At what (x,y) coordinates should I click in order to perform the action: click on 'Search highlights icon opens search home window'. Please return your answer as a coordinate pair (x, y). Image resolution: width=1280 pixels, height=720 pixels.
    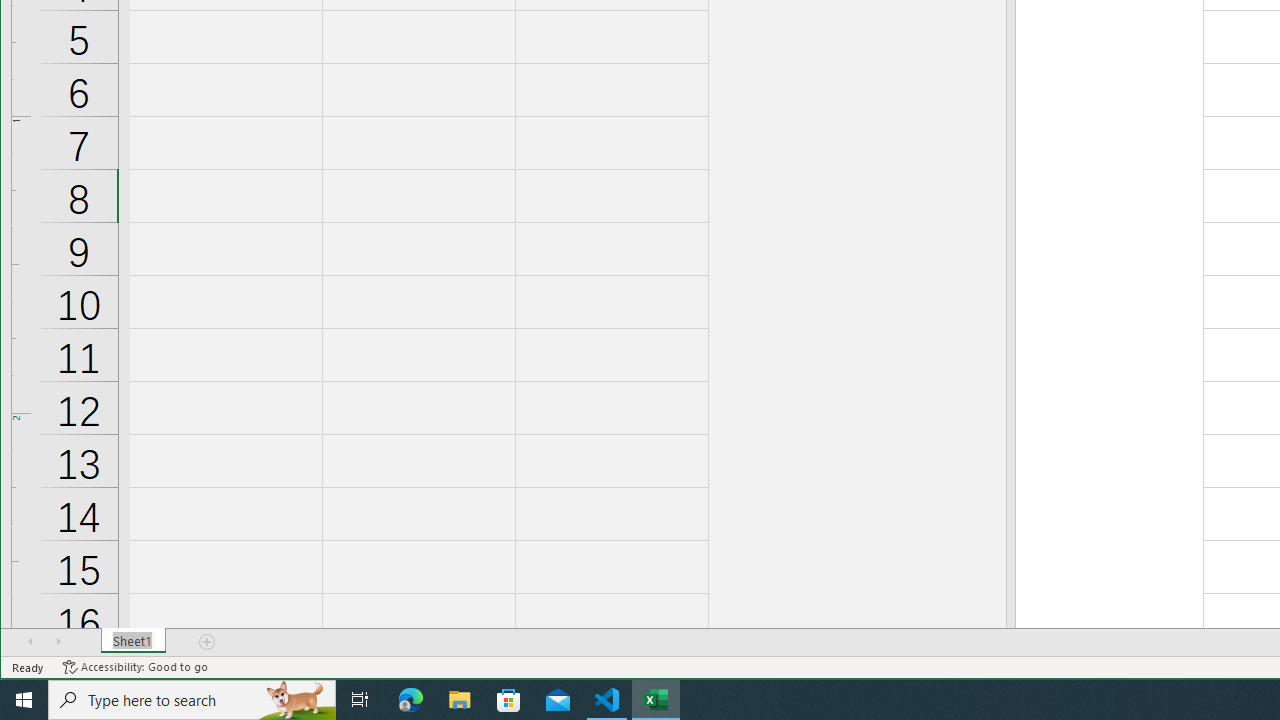
    Looking at the image, I should click on (294, 698).